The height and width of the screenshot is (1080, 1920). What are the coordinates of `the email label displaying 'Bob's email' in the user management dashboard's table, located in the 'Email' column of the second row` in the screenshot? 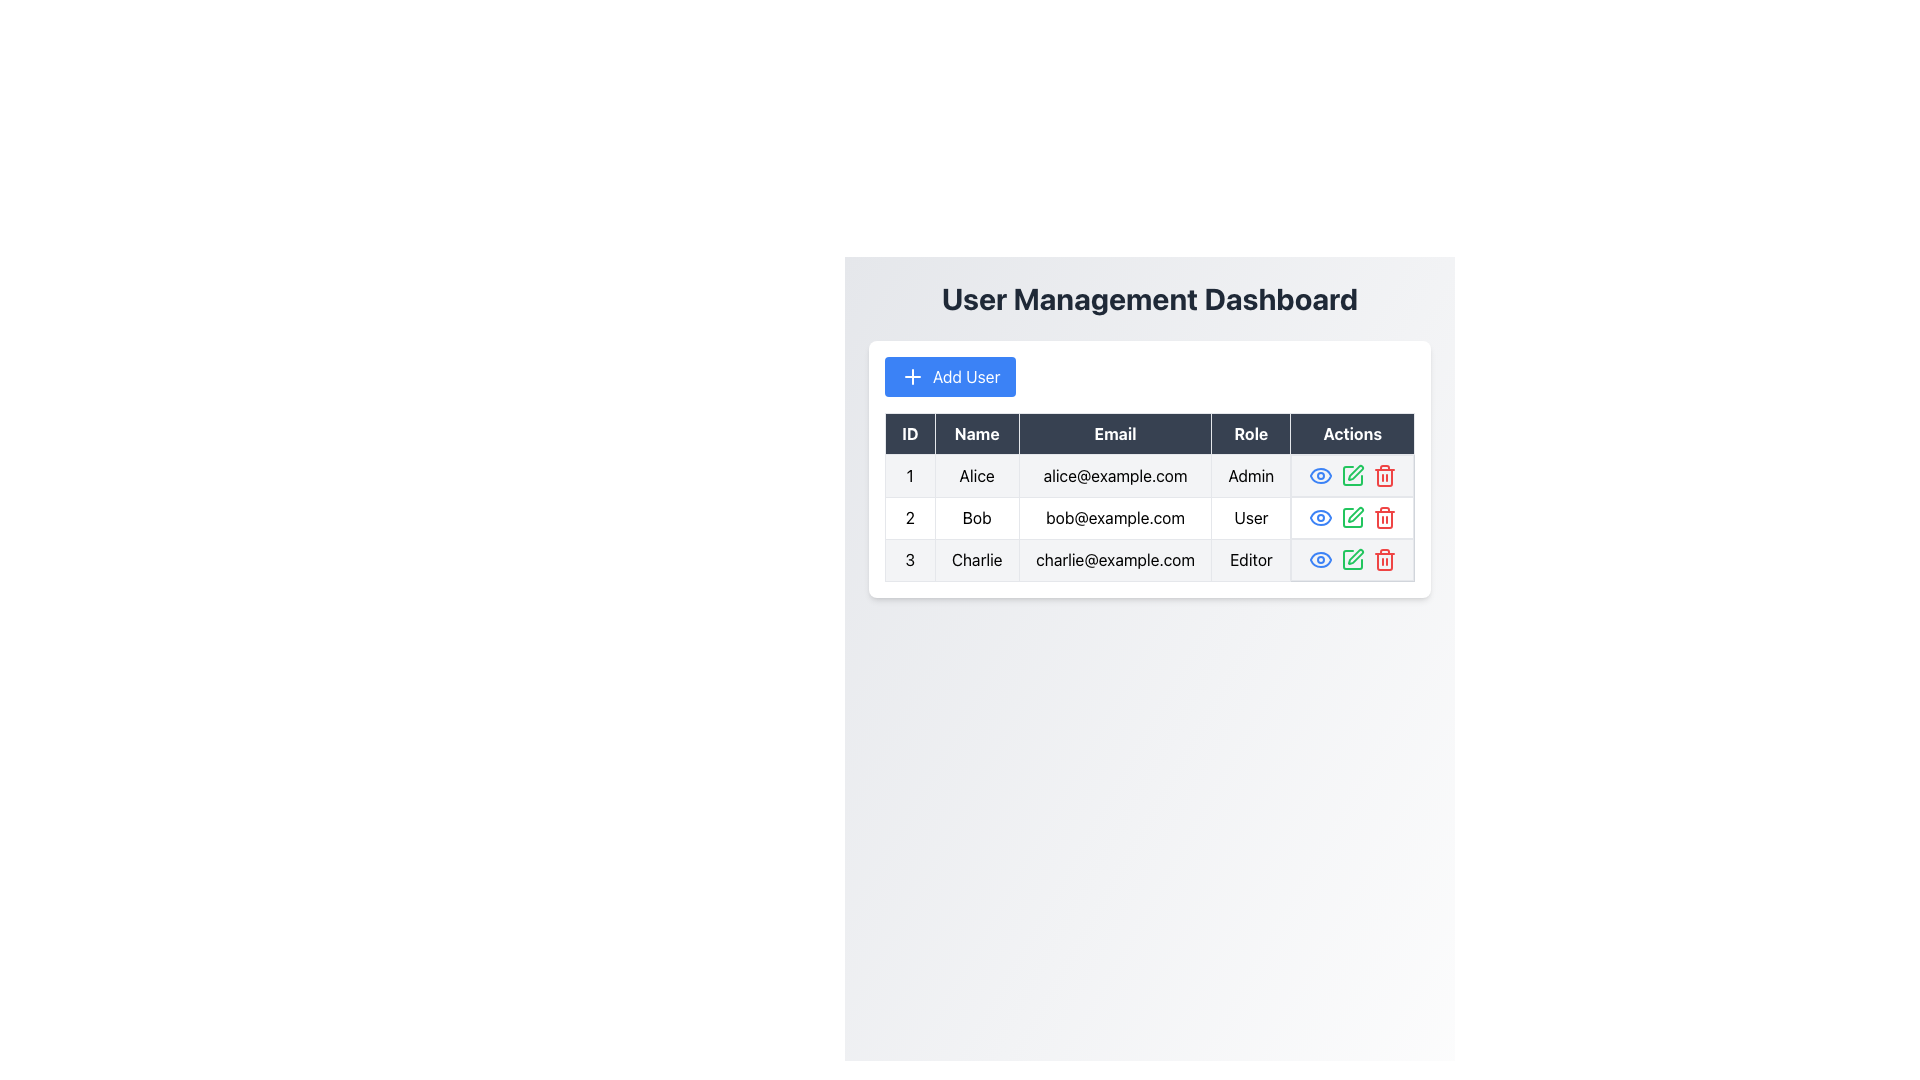 It's located at (1114, 516).